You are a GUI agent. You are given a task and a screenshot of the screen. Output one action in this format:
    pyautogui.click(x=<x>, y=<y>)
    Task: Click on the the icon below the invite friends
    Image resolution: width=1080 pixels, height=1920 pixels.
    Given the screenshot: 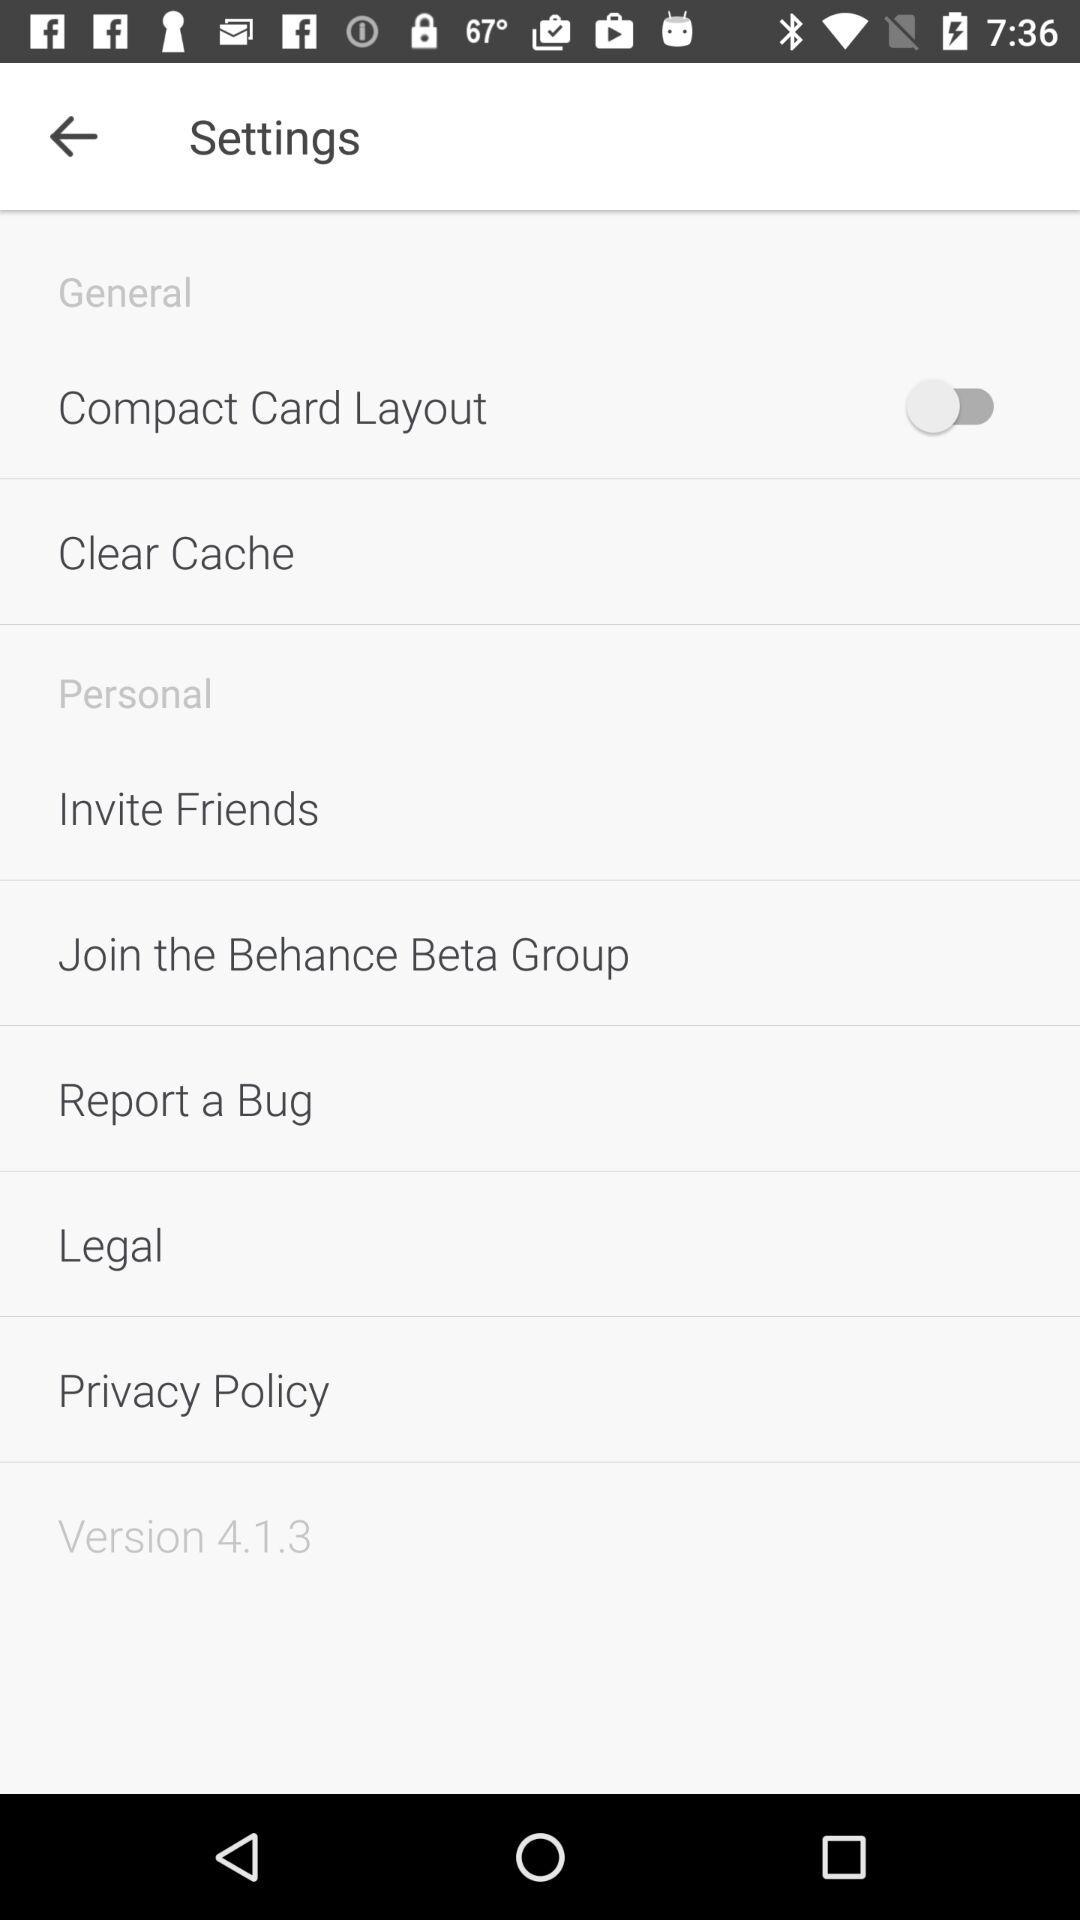 What is the action you would take?
    pyautogui.click(x=540, y=951)
    